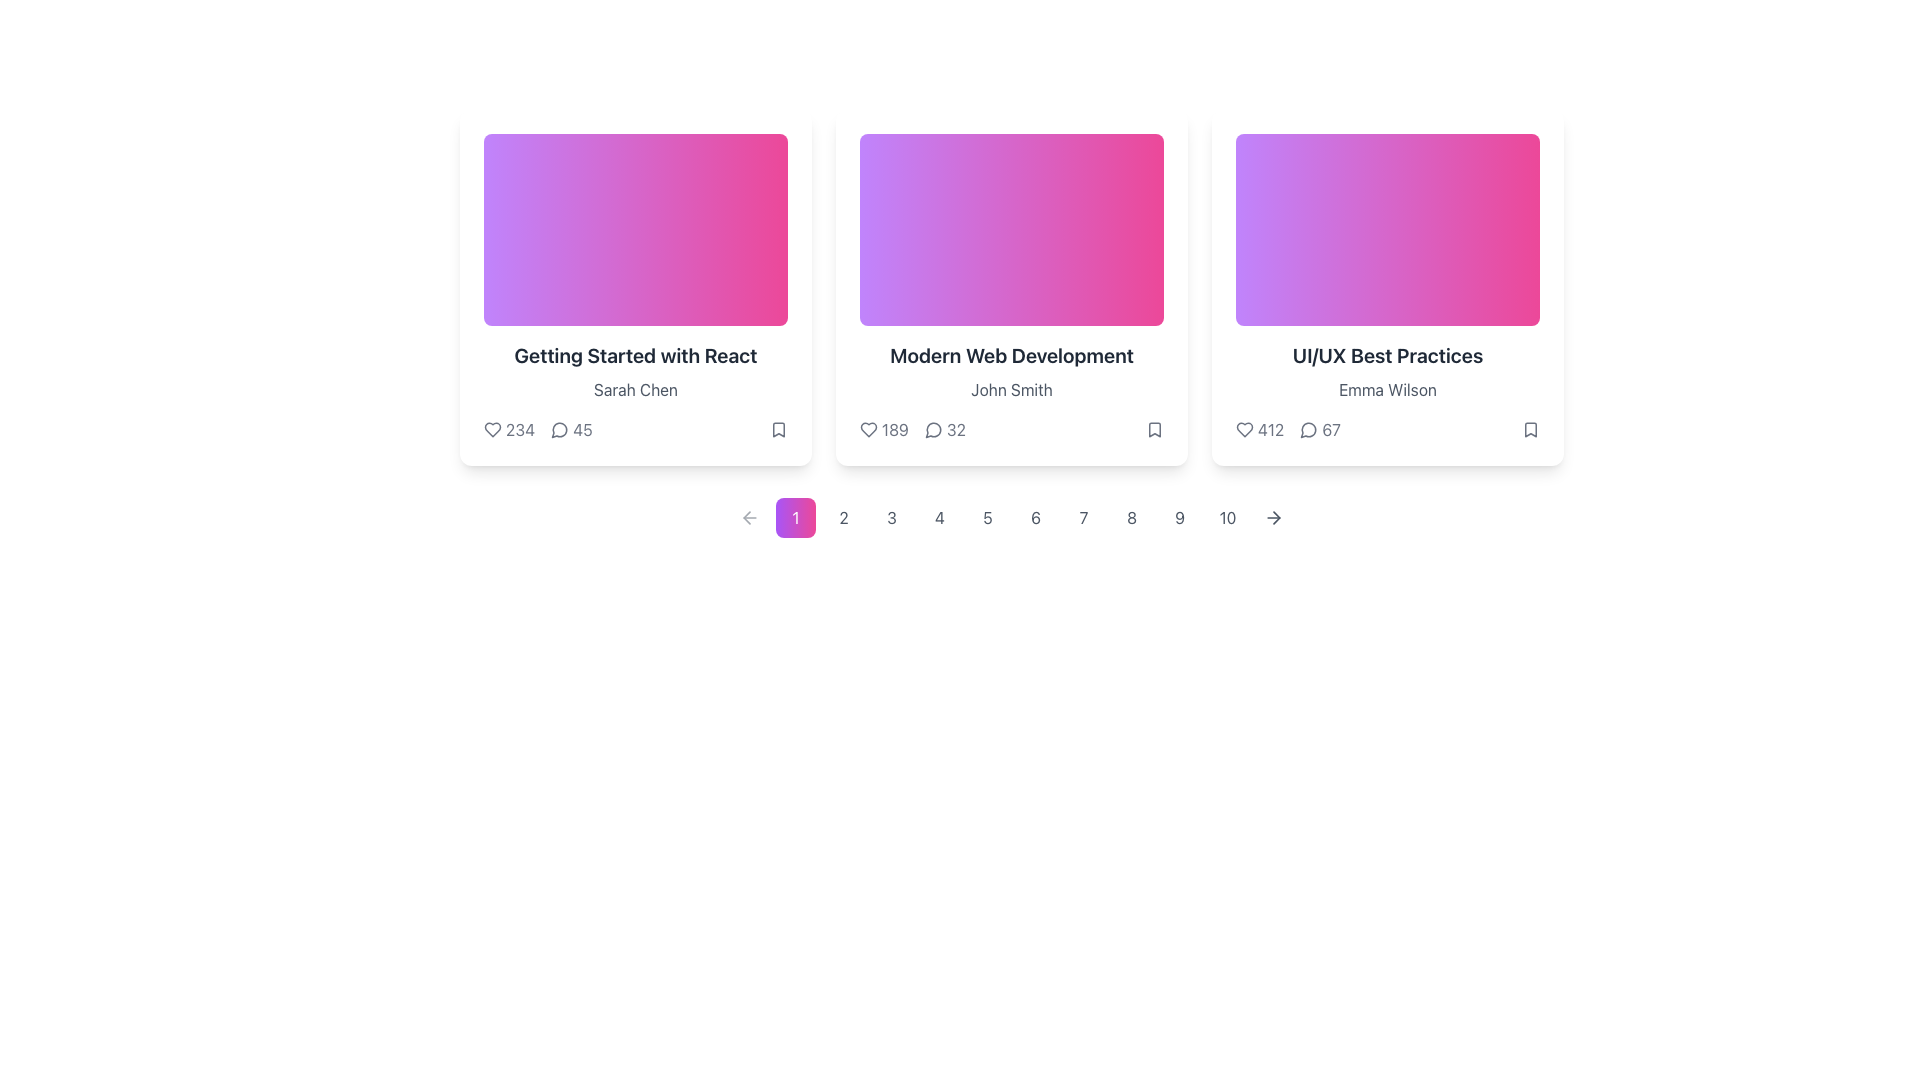 This screenshot has width=1920, height=1080. I want to click on the circular button labeled with '10' to change its background color, which is styled with a minimalistic aesthetic and has a transition effect on hover, so click(1227, 516).